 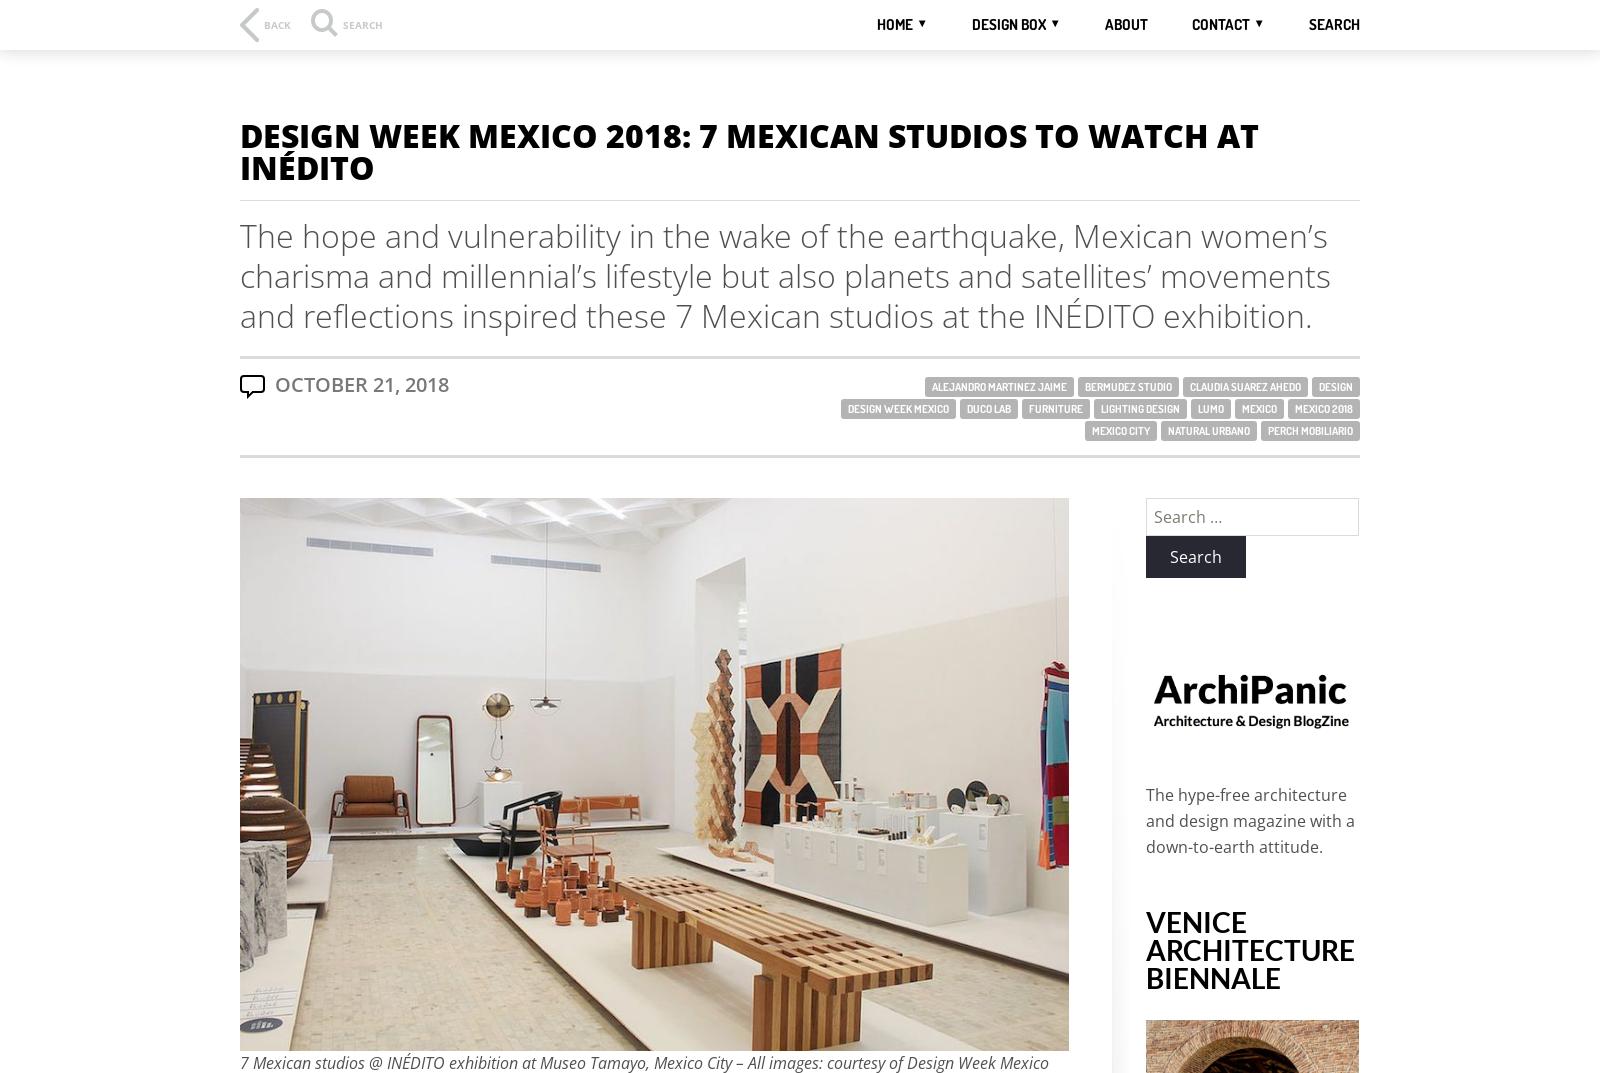 What do you see at coordinates (1056, 408) in the screenshot?
I see `'furniture'` at bounding box center [1056, 408].